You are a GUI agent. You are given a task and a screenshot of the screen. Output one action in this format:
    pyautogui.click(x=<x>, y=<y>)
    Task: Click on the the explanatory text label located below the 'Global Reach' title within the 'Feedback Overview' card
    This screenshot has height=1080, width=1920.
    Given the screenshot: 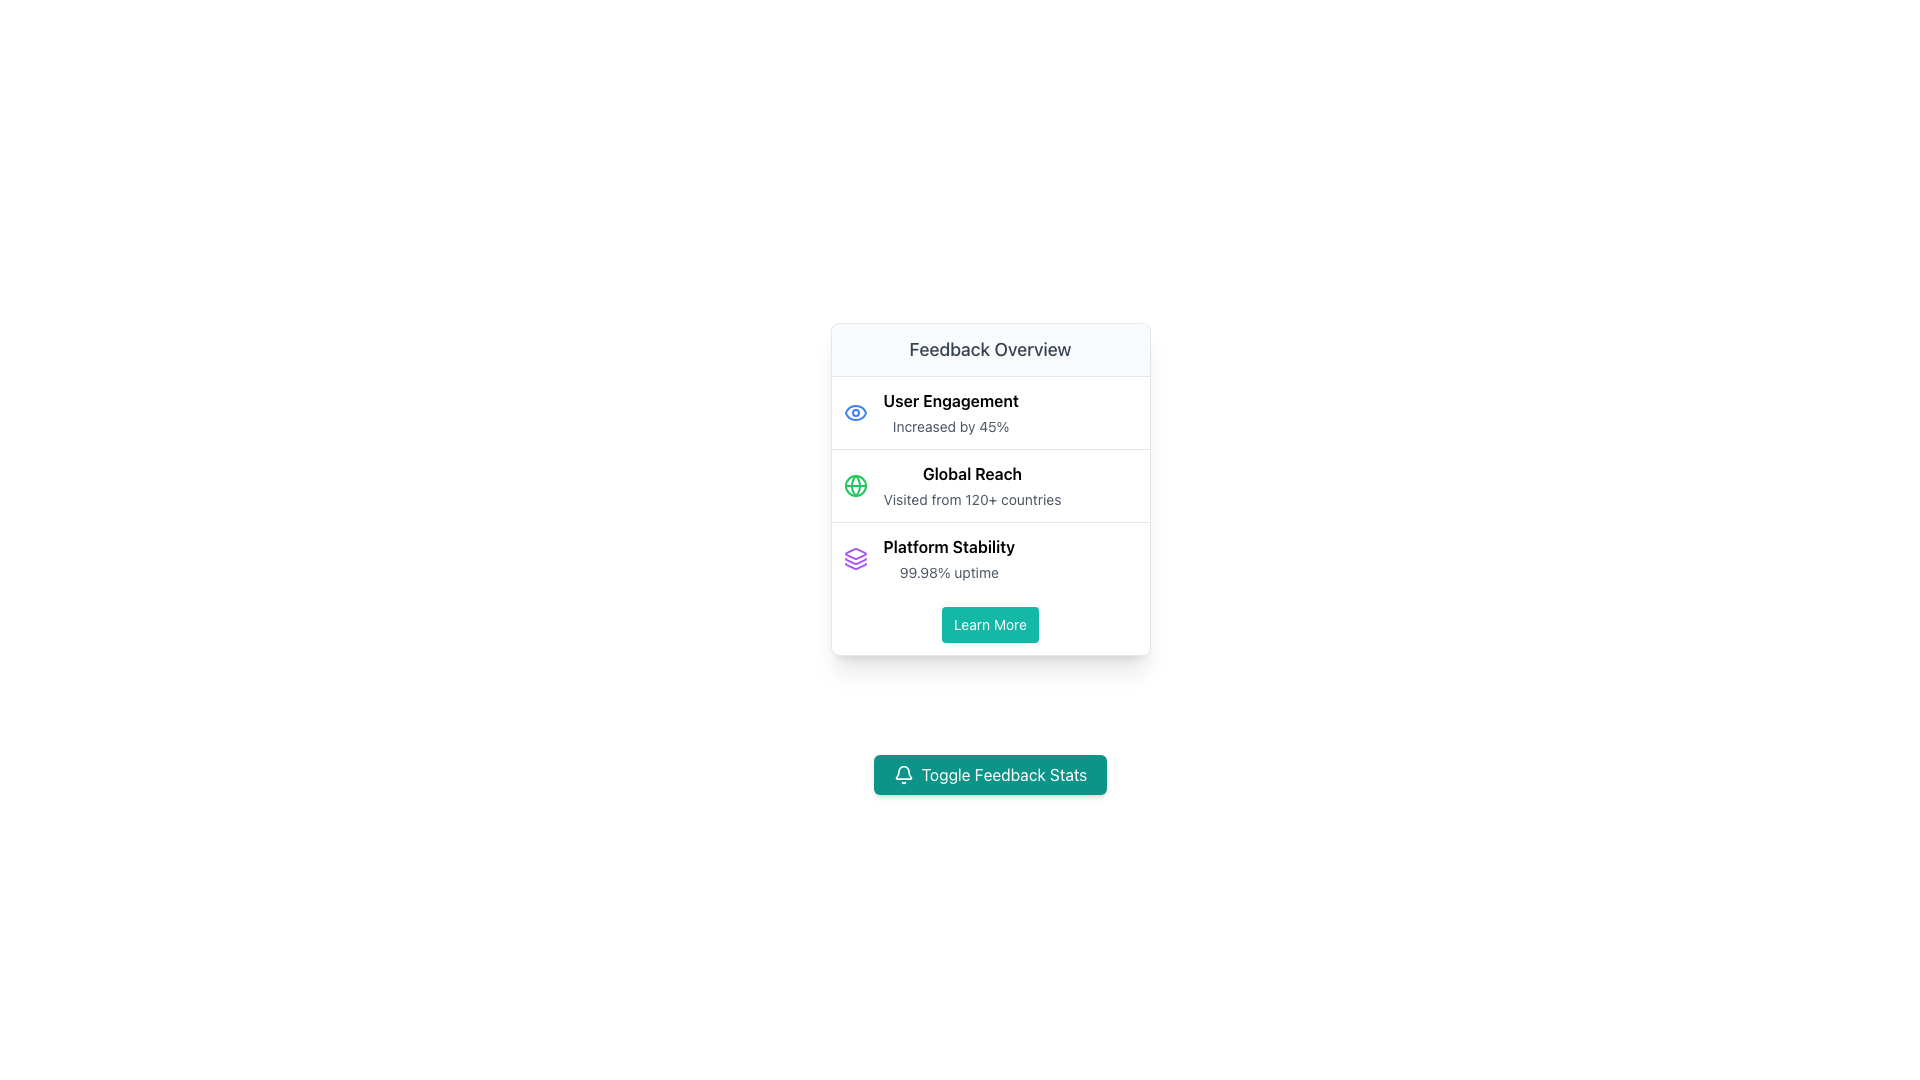 What is the action you would take?
    pyautogui.click(x=972, y=499)
    